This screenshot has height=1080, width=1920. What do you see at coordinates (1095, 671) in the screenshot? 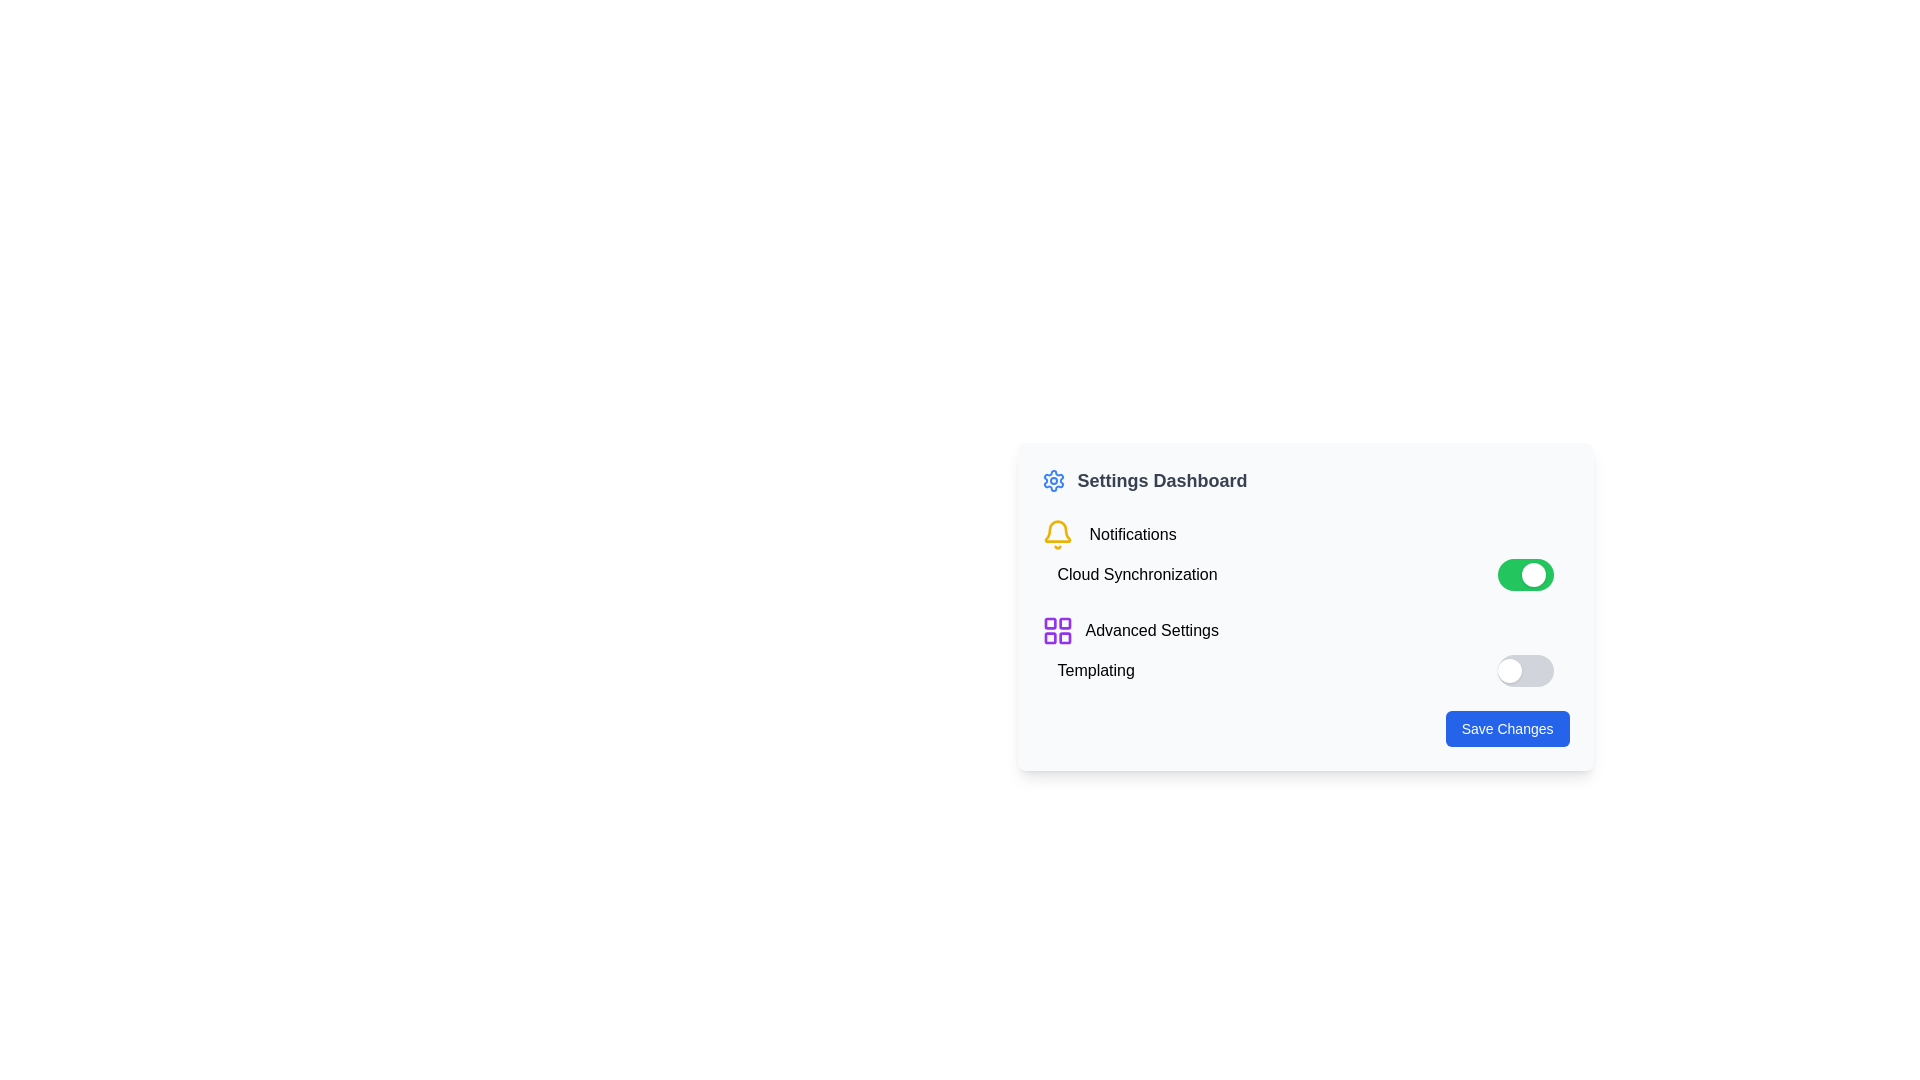
I see `the text label displaying 'Templating' located towards the bottom of the interface panel, above the toggle switch and below the 'Settings Dashboard' header` at bounding box center [1095, 671].